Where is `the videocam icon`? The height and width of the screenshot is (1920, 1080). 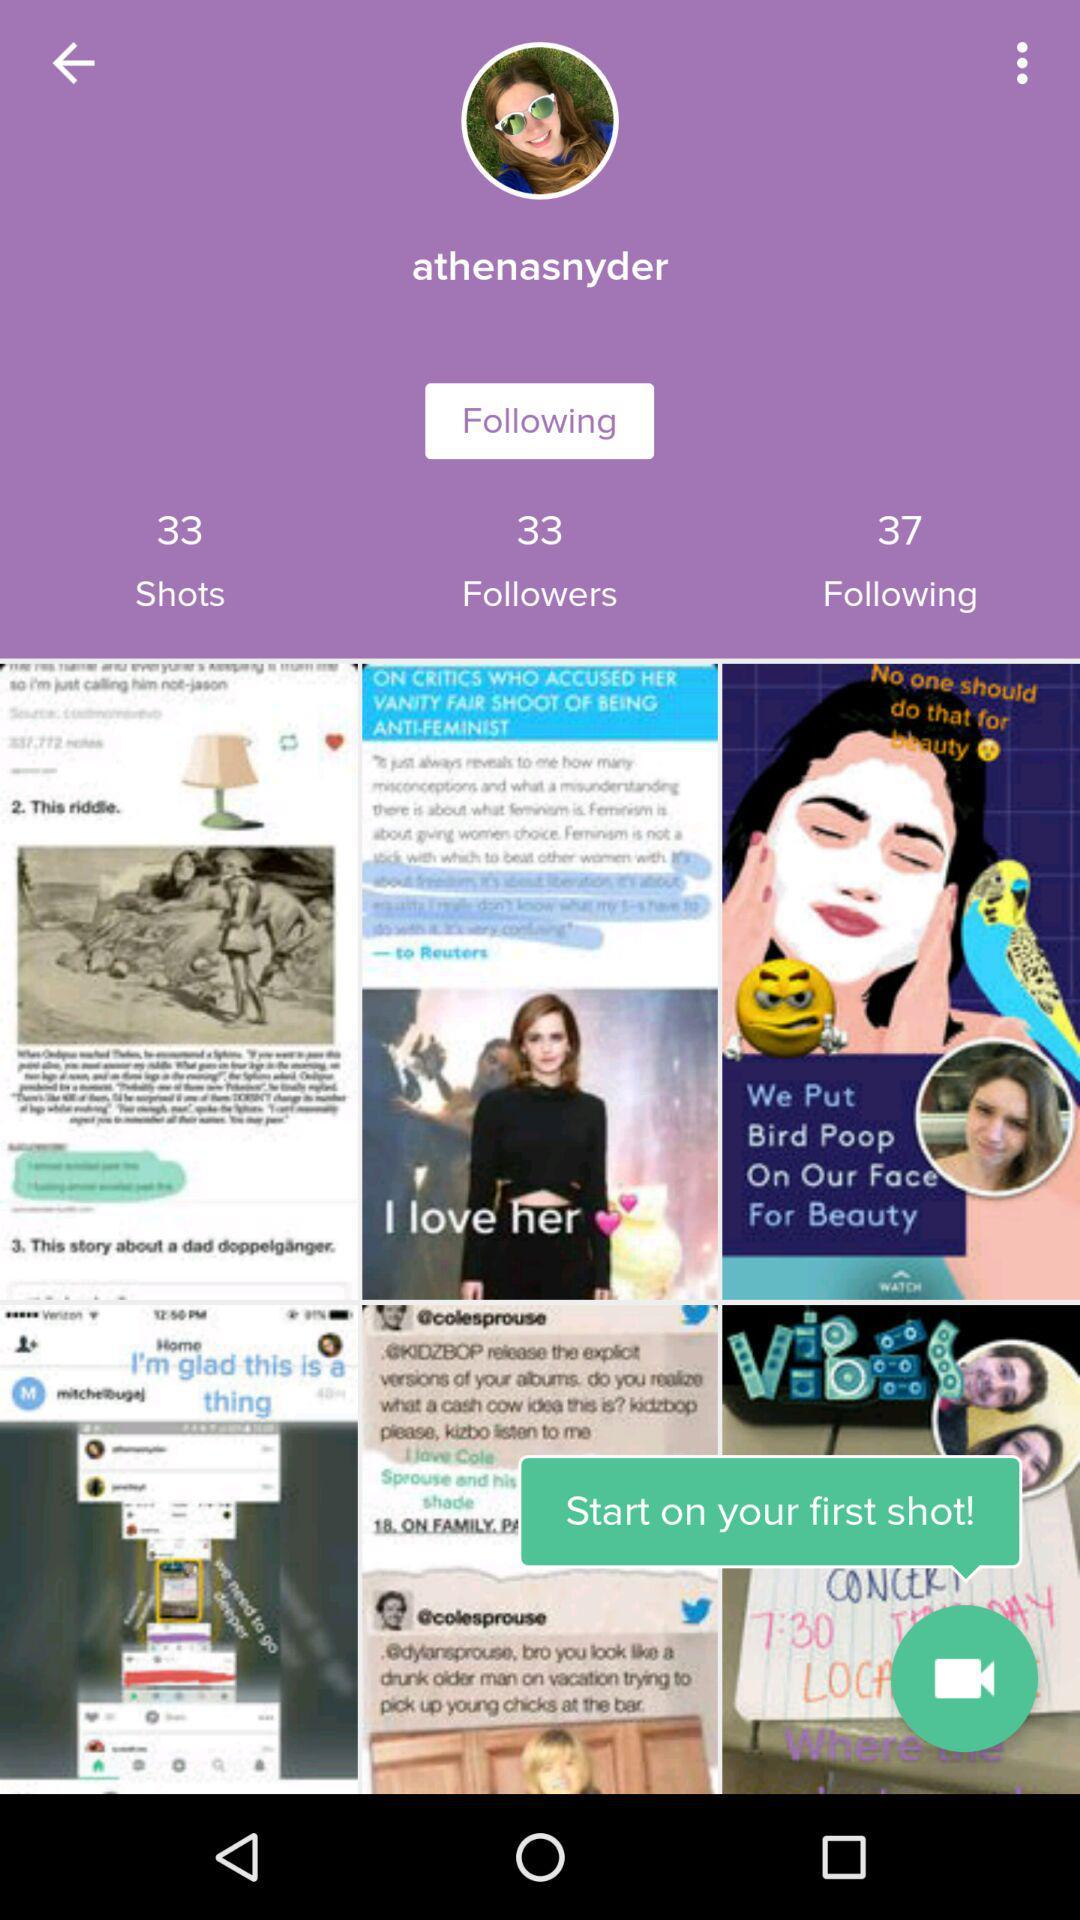
the videocam icon is located at coordinates (963, 1678).